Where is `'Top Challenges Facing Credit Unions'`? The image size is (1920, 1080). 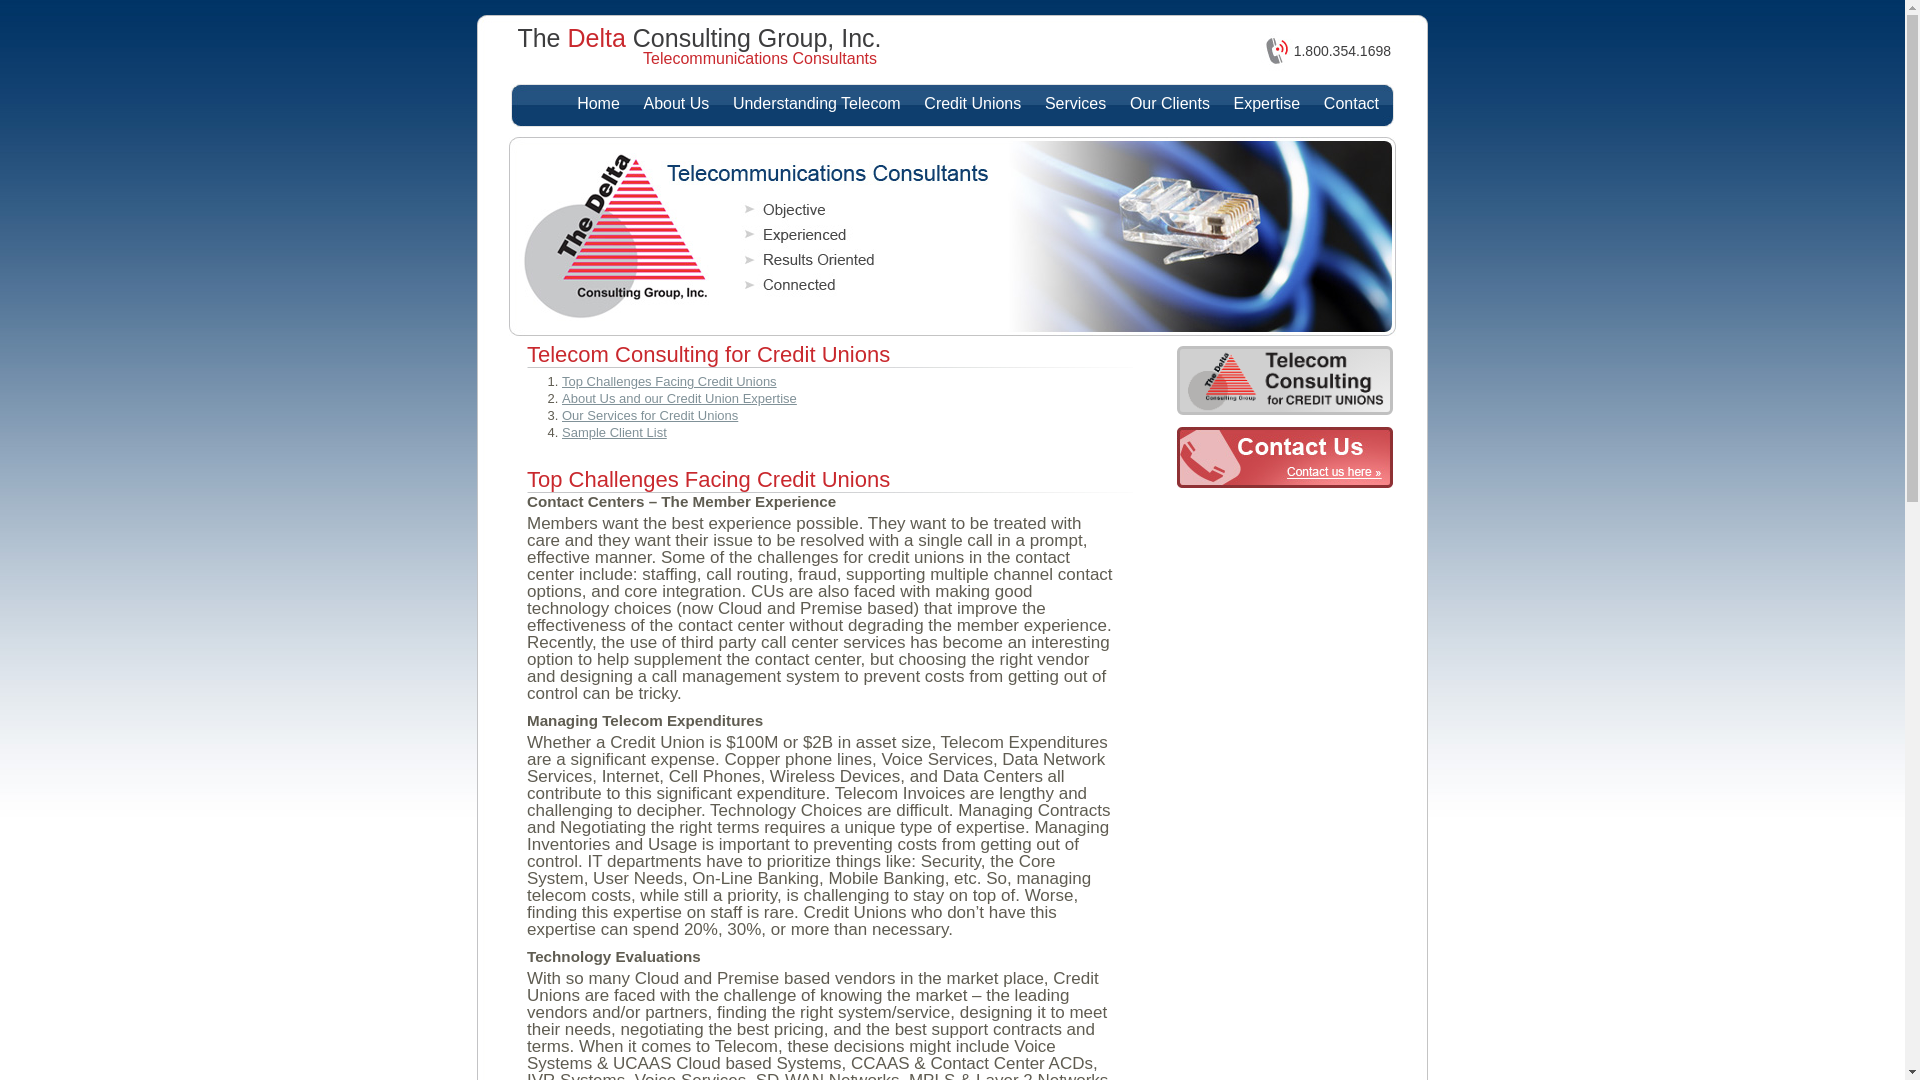
'Top Challenges Facing Credit Unions' is located at coordinates (669, 381).